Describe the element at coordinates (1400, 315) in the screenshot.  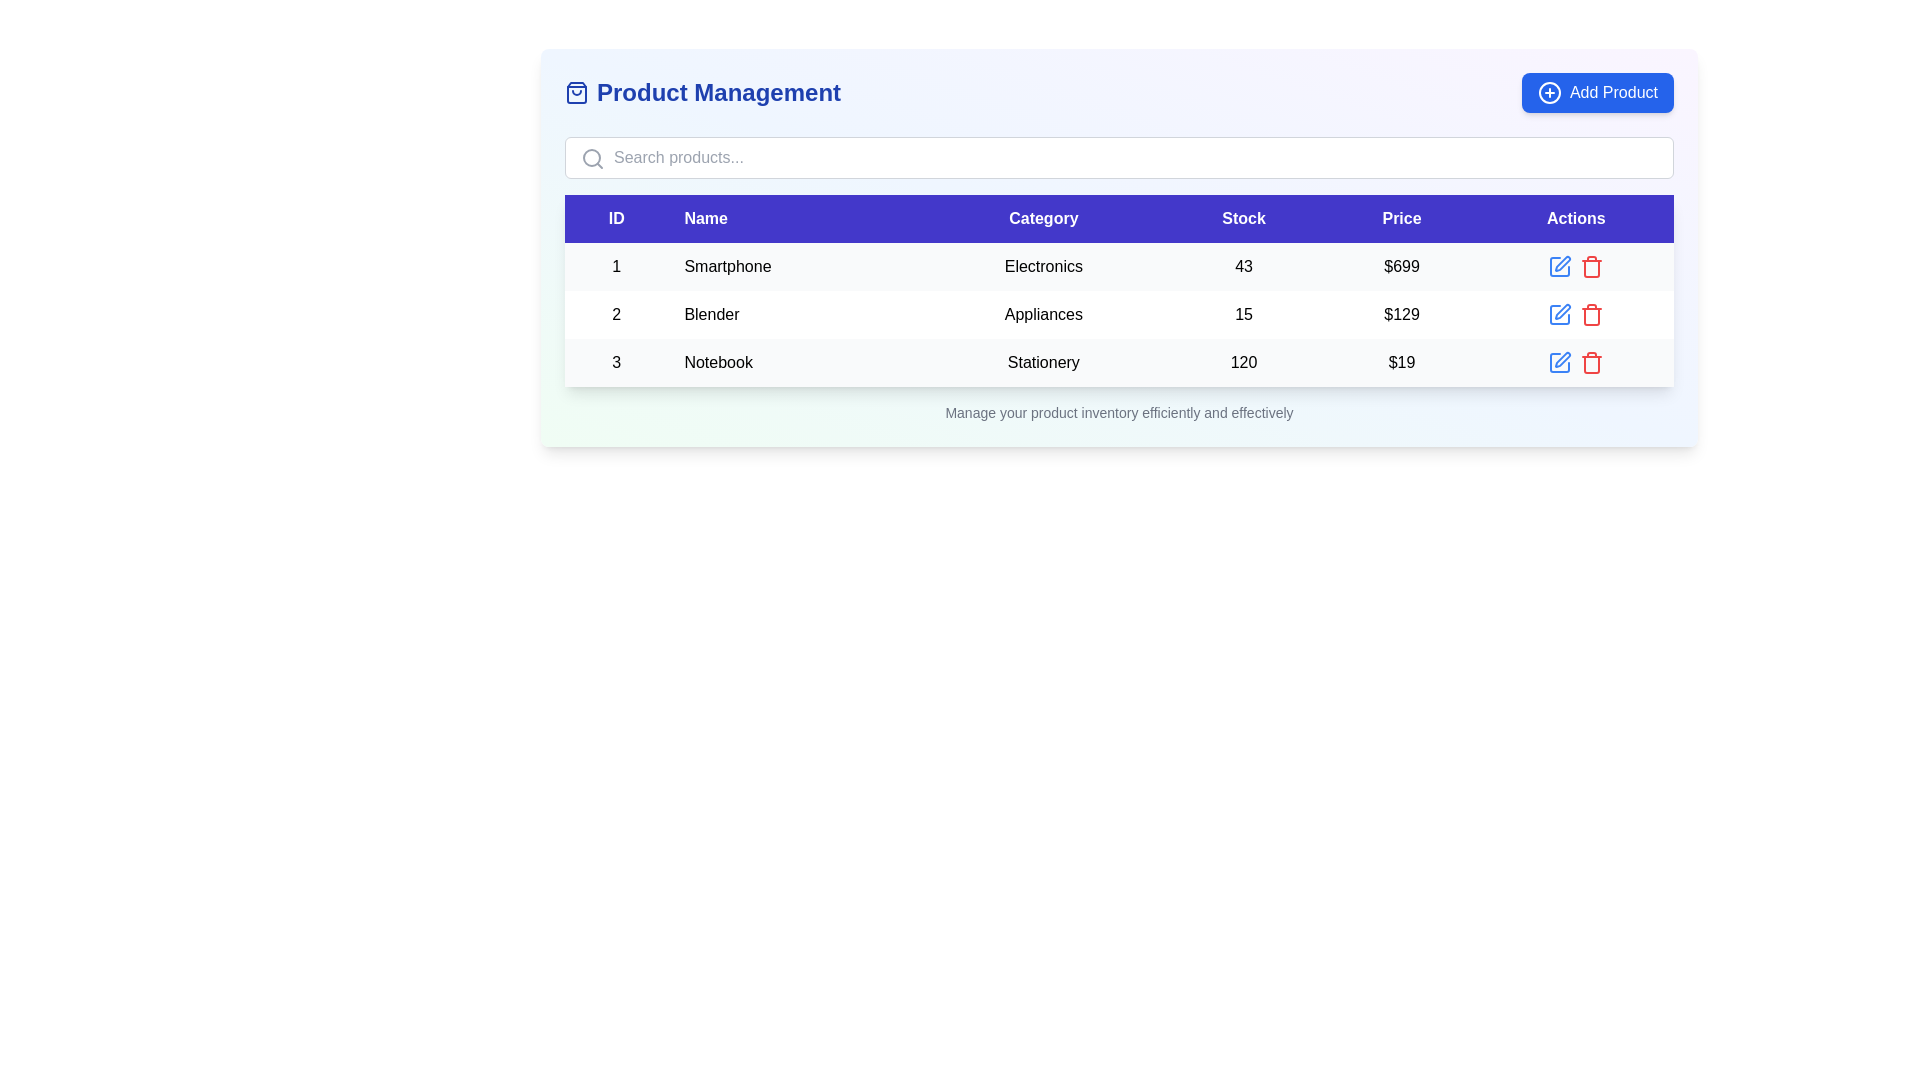
I see `price information from the text element located in the fifth cell of the second row under the 'Price' column header` at that location.